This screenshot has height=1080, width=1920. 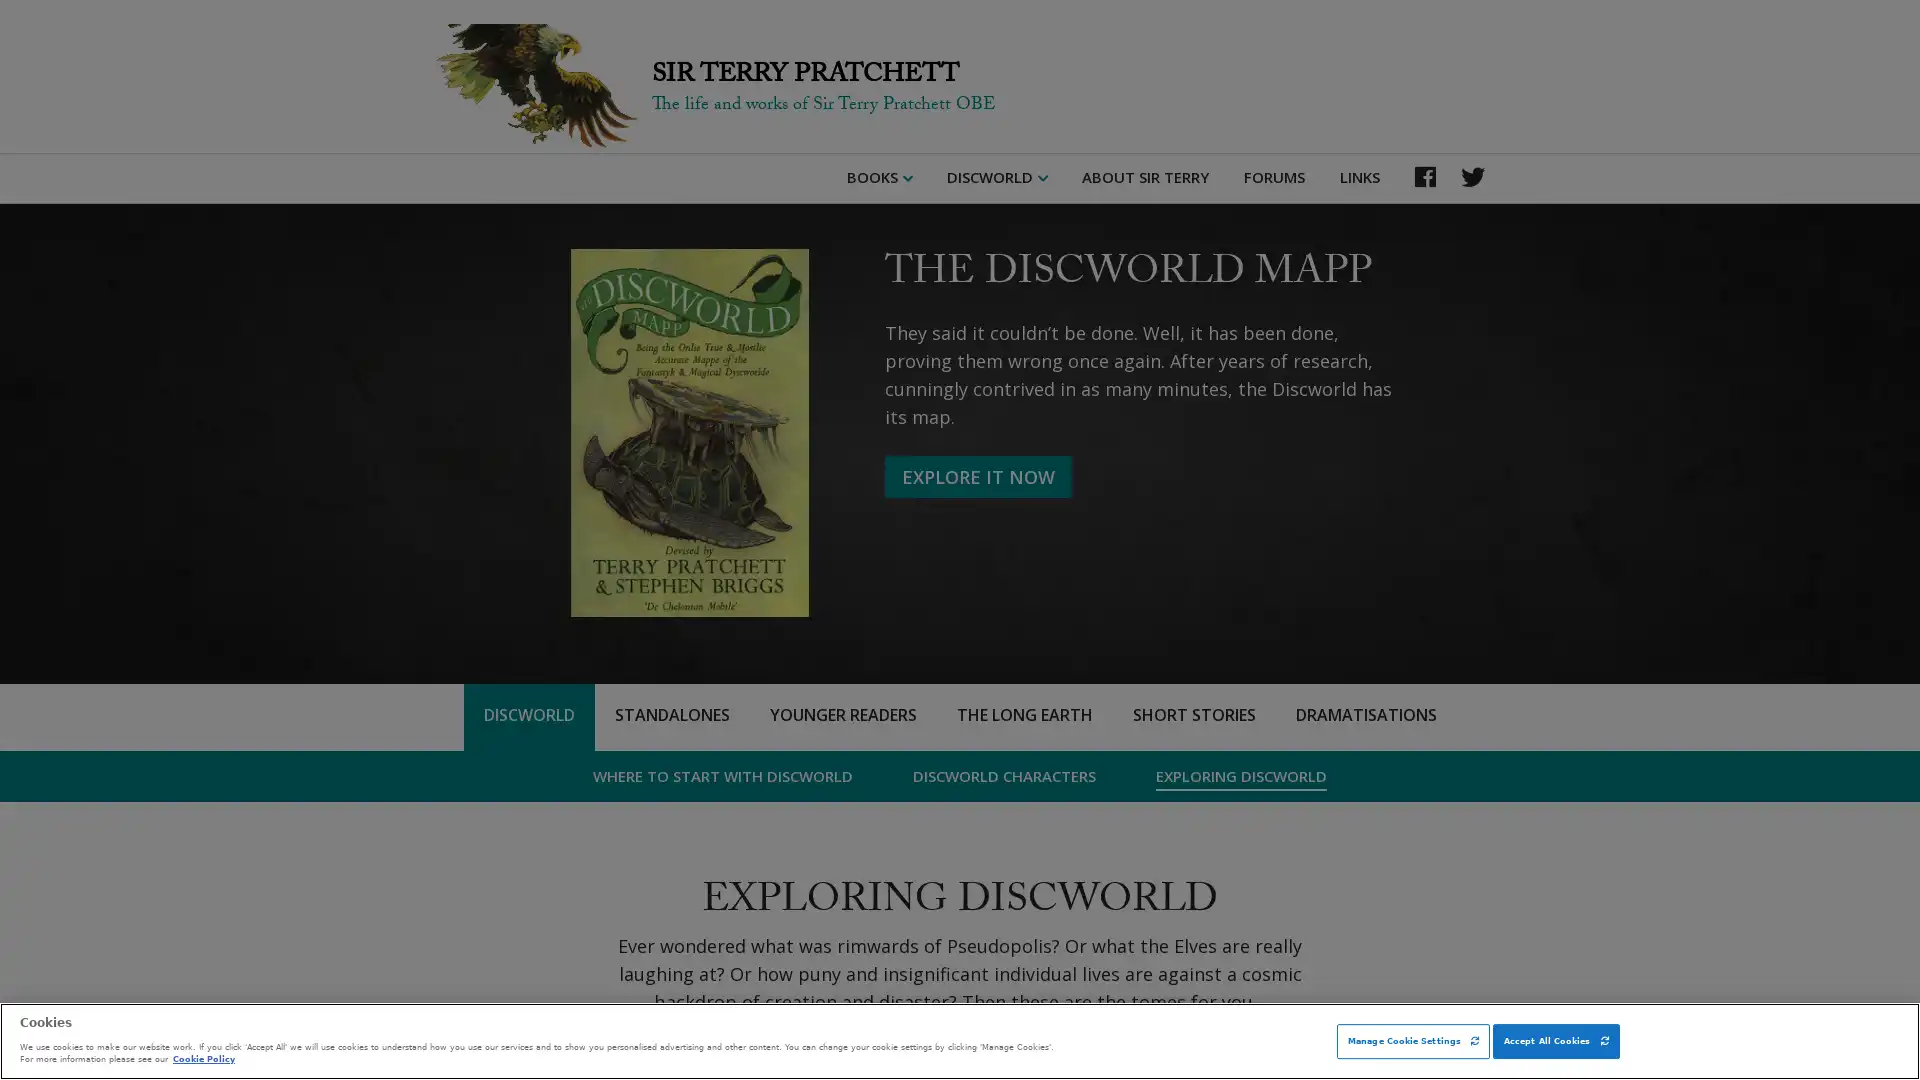 What do you see at coordinates (978, 477) in the screenshot?
I see `EXPLORE IT NOW` at bounding box center [978, 477].